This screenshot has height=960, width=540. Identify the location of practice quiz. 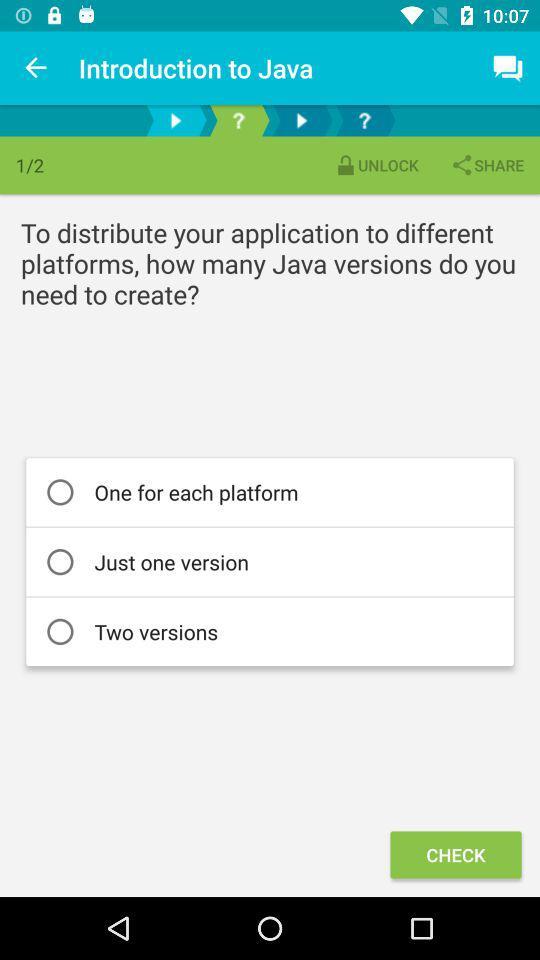
(238, 120).